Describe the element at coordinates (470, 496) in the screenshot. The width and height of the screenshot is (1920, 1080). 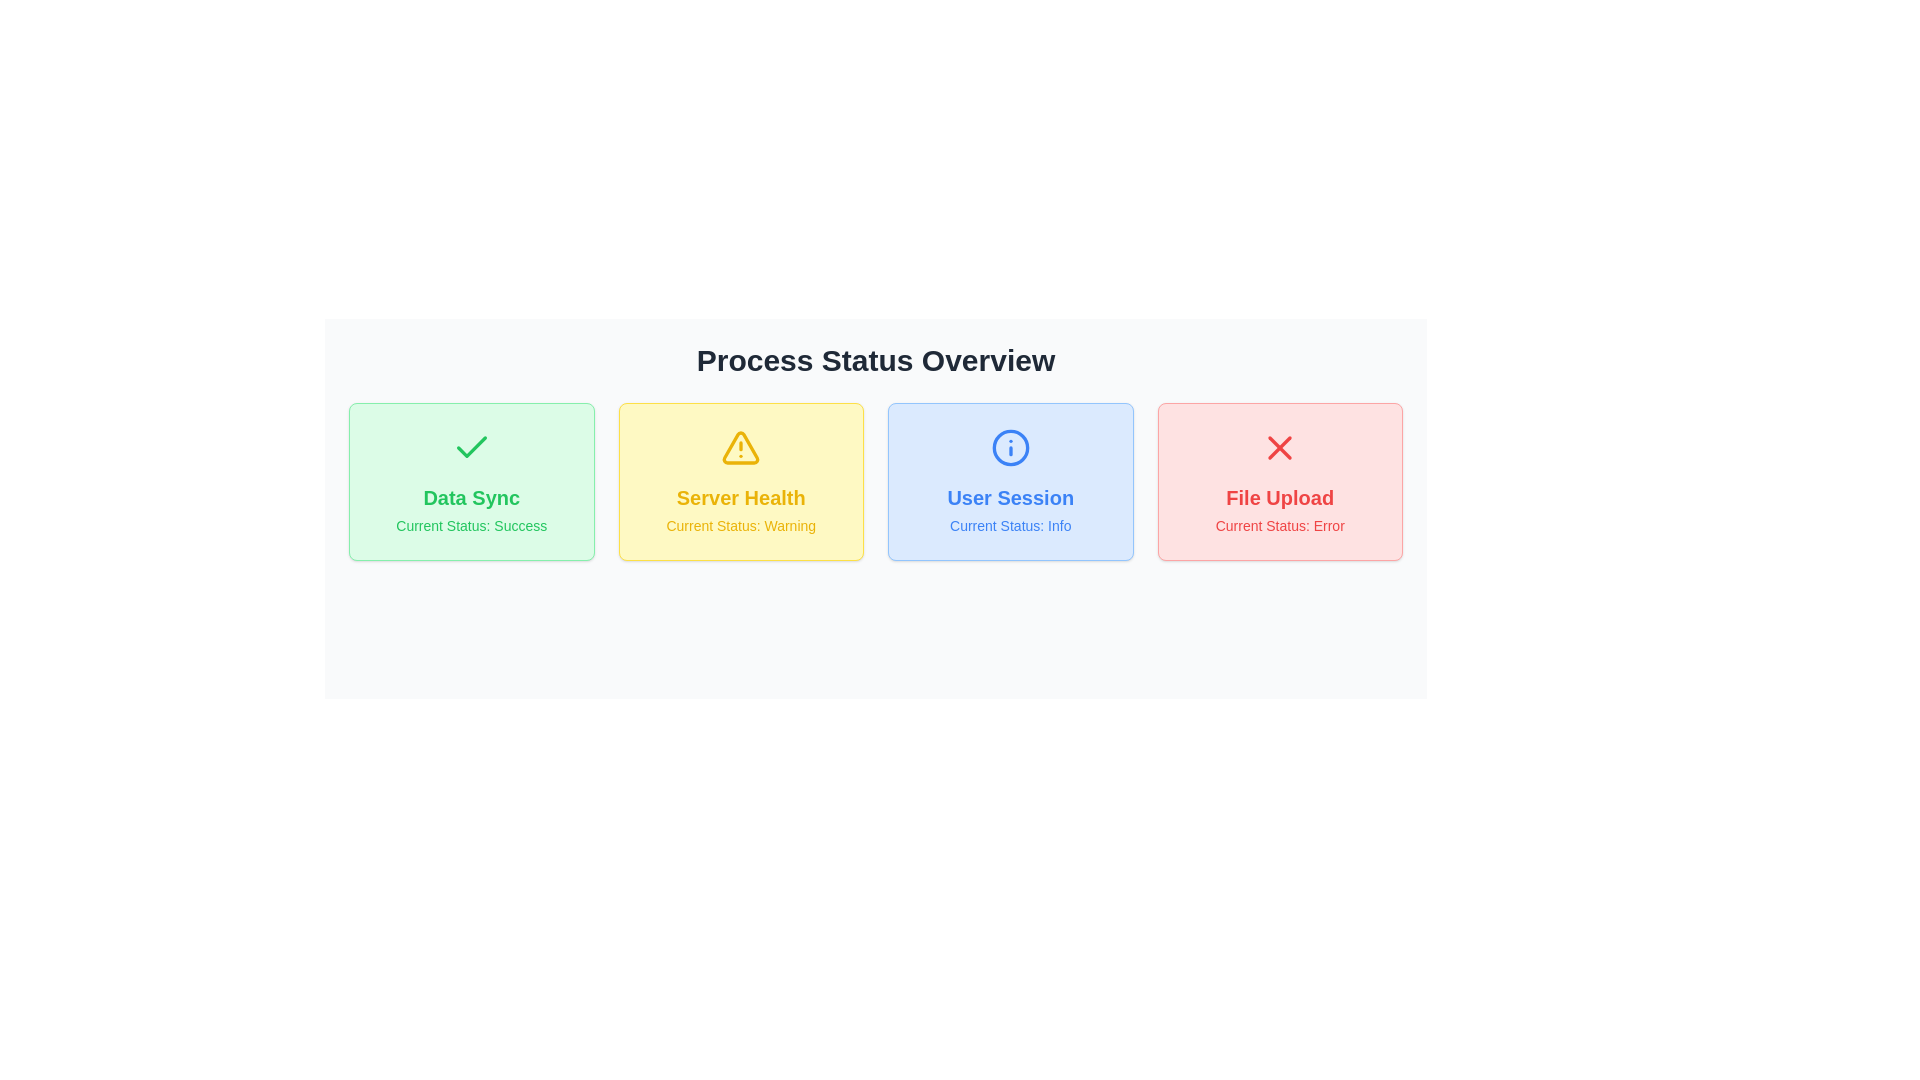
I see `the Text Label that serves as the header for the success status panel, positioned between an icon and the 'Current Status: Success' text` at that location.